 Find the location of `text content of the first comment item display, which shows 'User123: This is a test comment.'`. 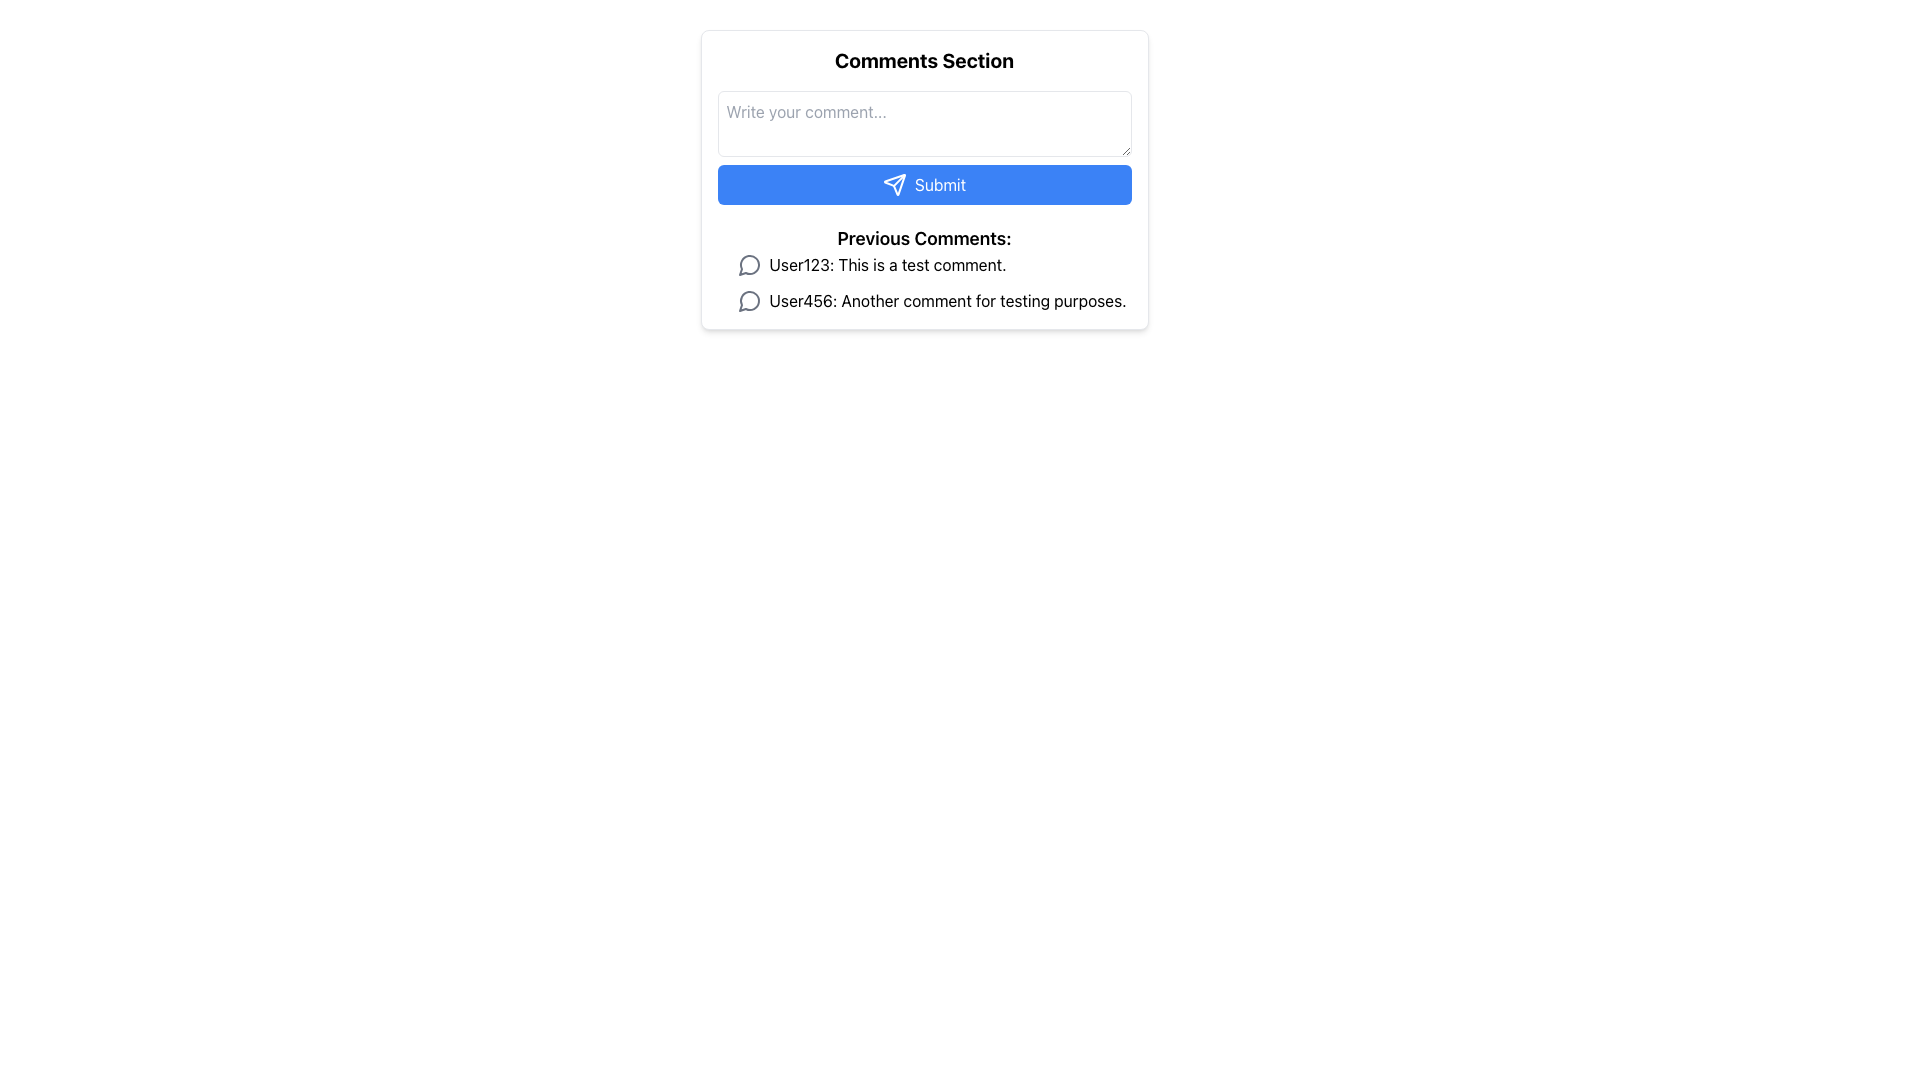

text content of the first comment item display, which shows 'User123: This is a test comment.' is located at coordinates (933, 264).